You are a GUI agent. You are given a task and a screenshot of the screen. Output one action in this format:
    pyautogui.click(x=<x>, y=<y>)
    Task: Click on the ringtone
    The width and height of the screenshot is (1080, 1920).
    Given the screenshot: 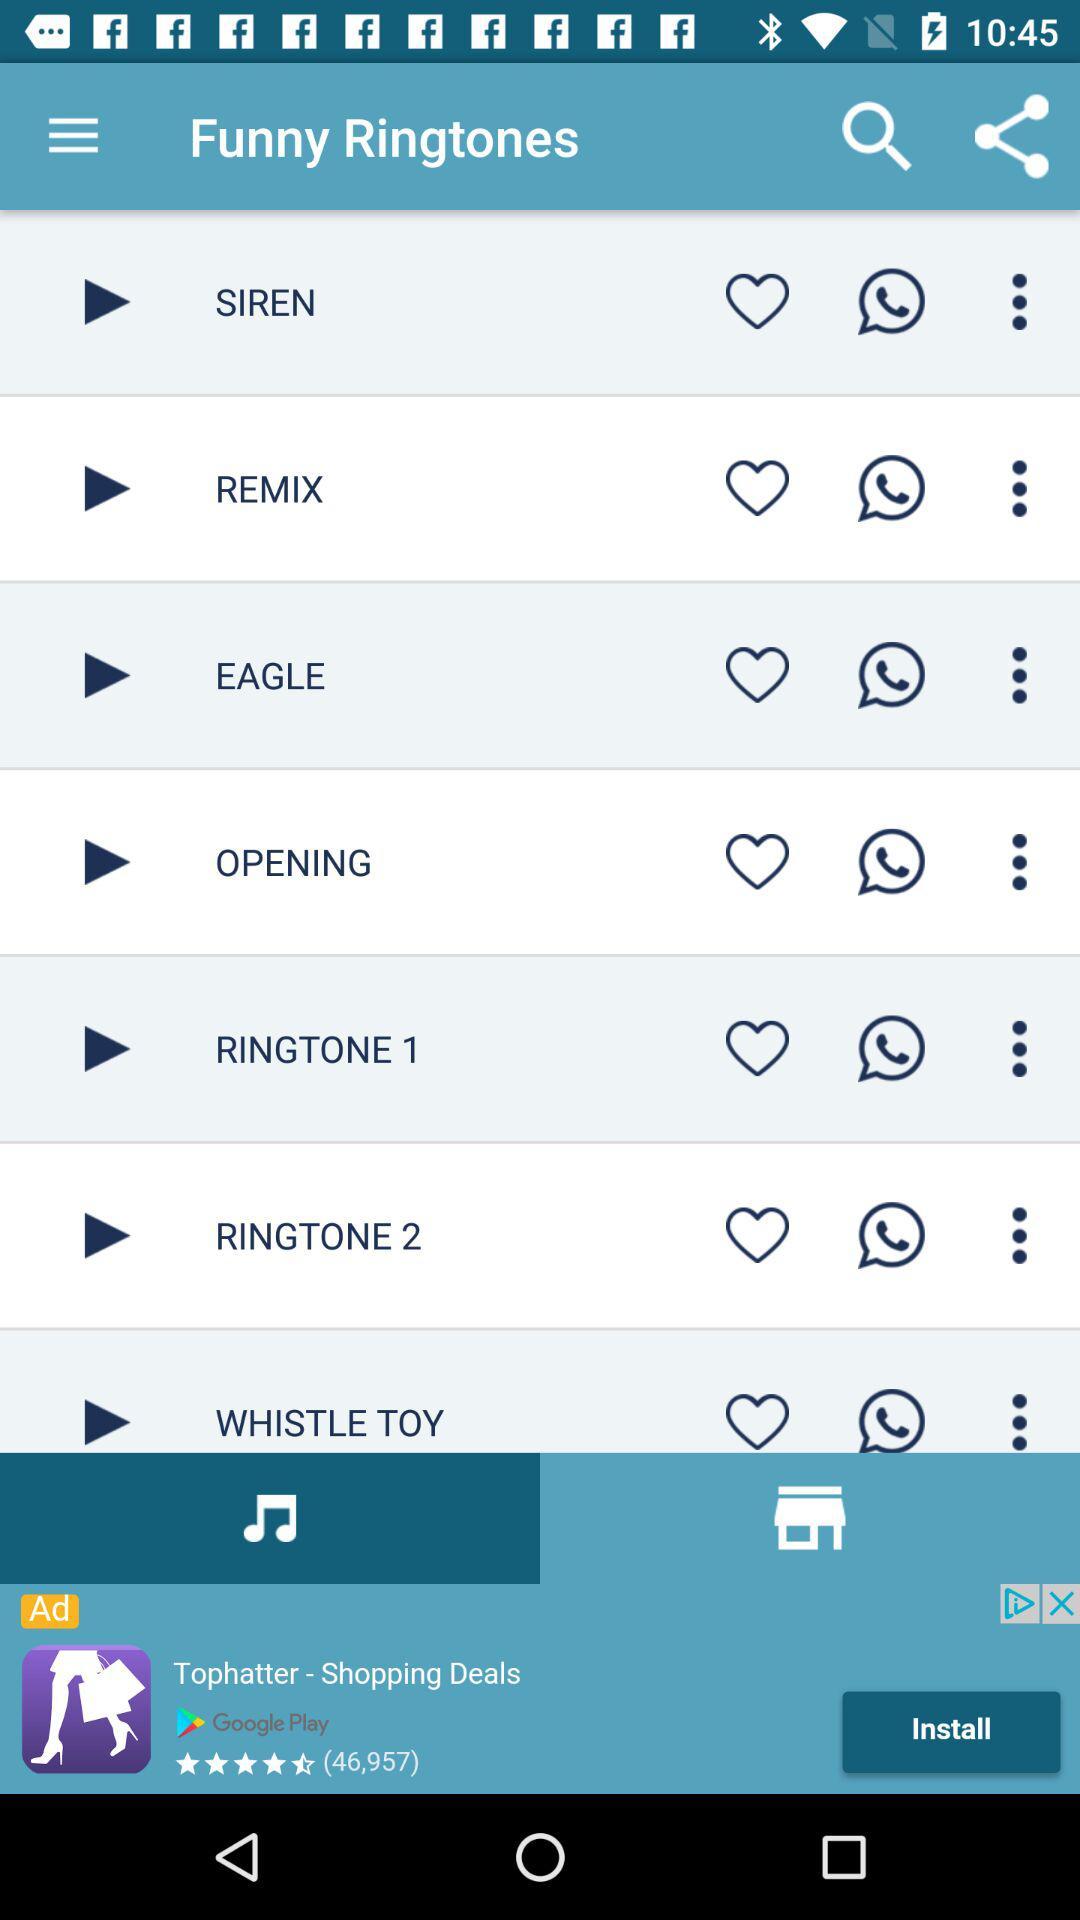 What is the action you would take?
    pyautogui.click(x=107, y=675)
    